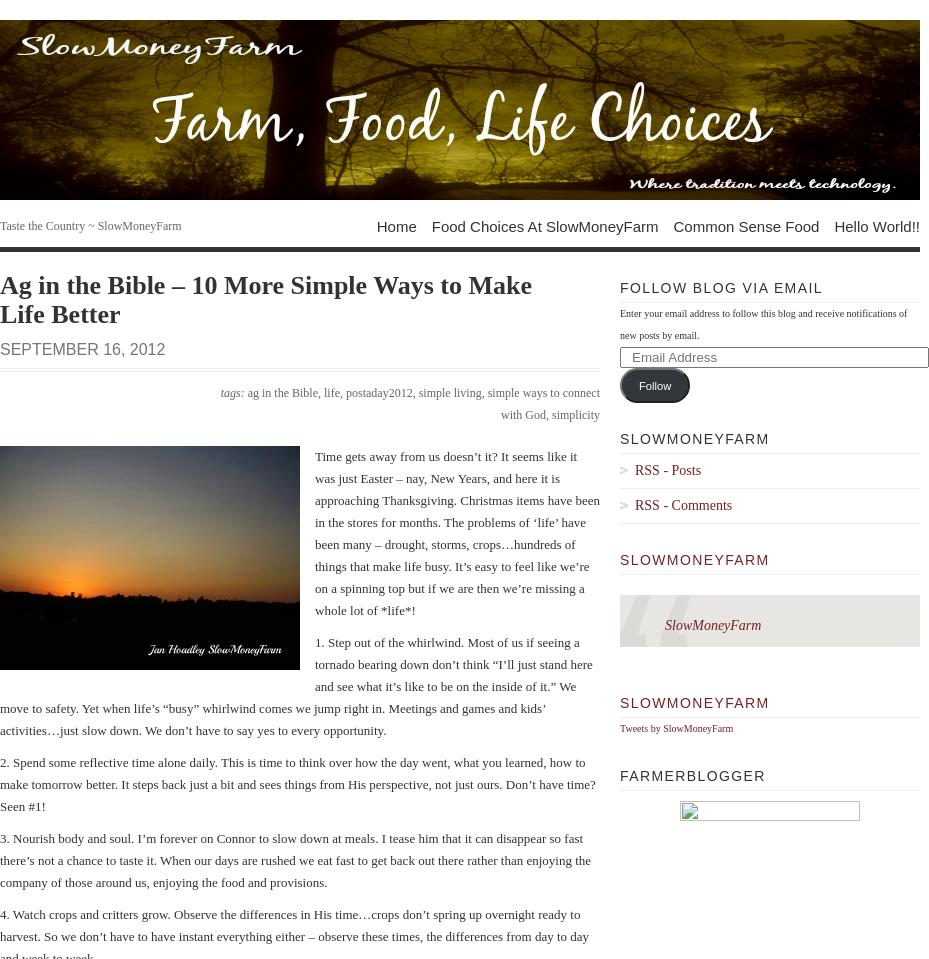 Image resolution: width=929 pixels, height=959 pixels. I want to click on 'simple ways to connect with God', so click(543, 404).